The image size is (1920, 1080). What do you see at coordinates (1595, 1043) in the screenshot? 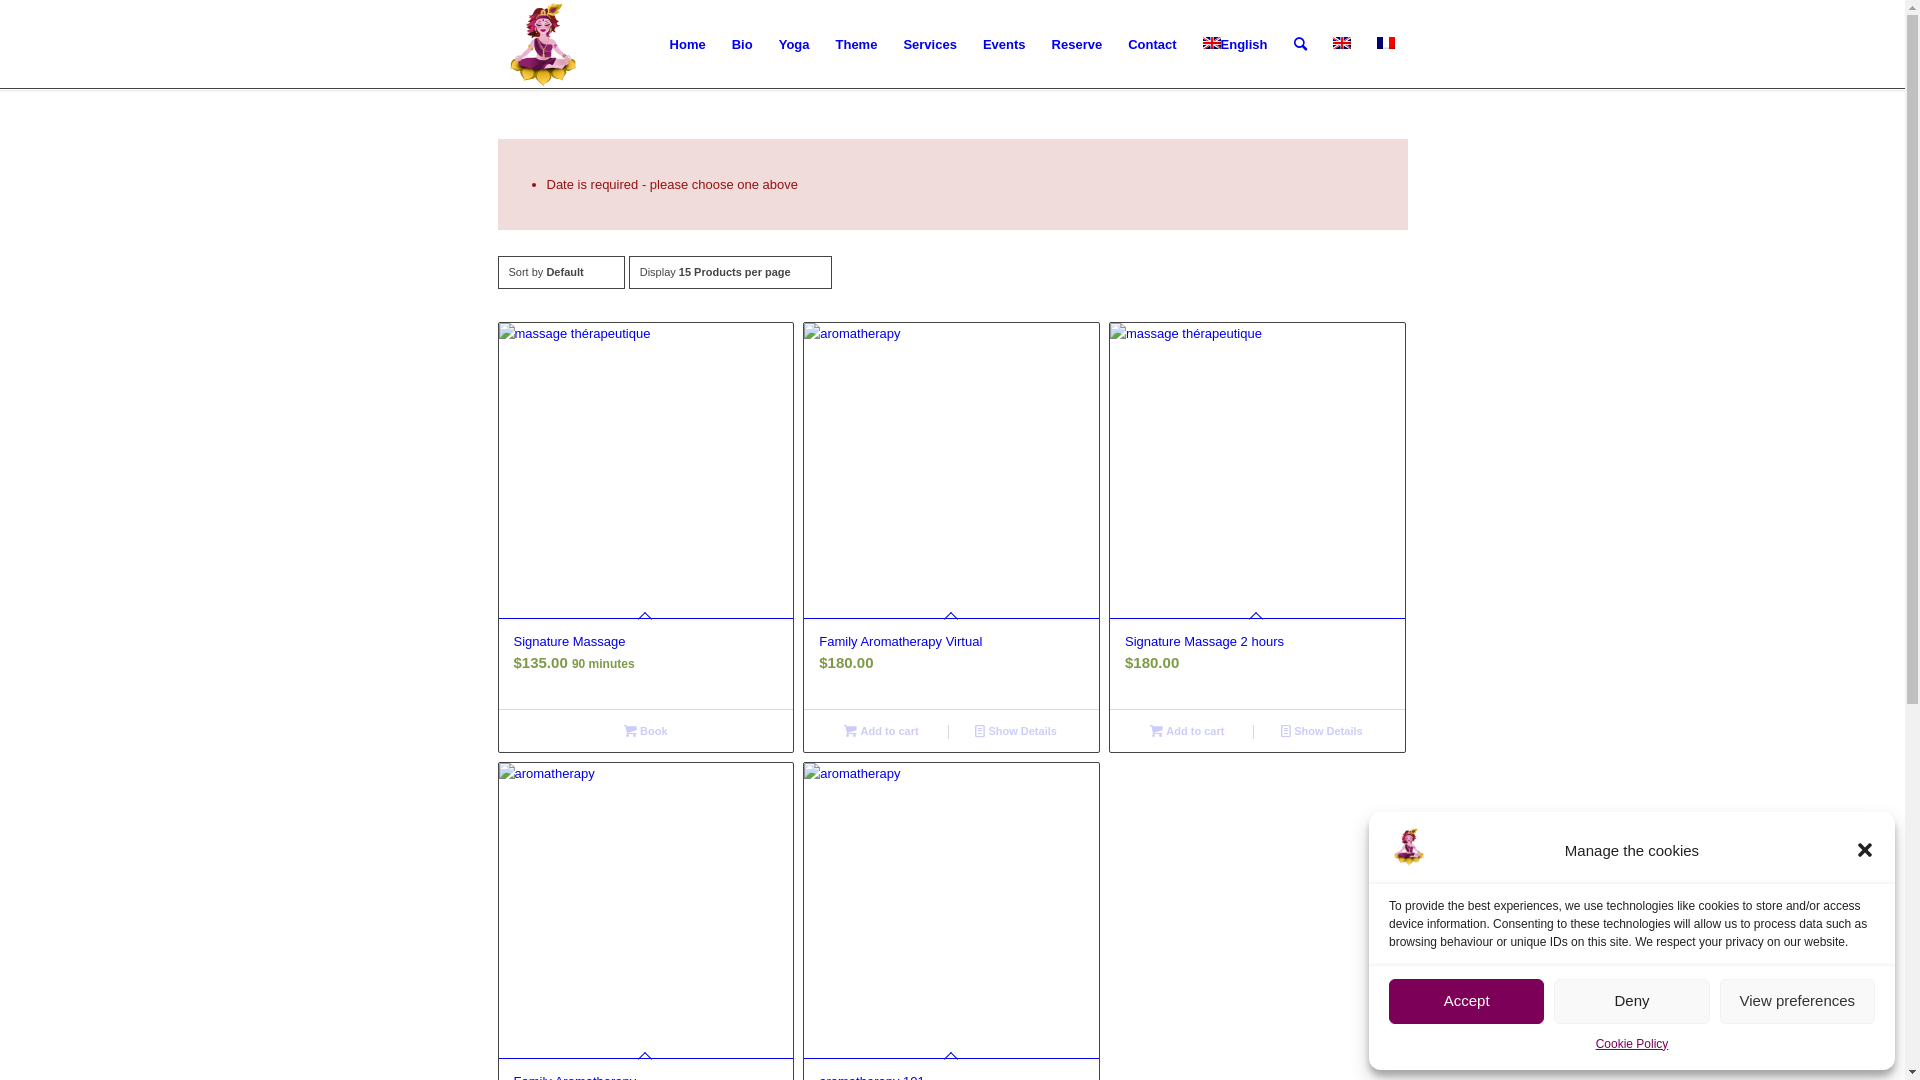
I see `'Cookie Policy'` at bounding box center [1595, 1043].